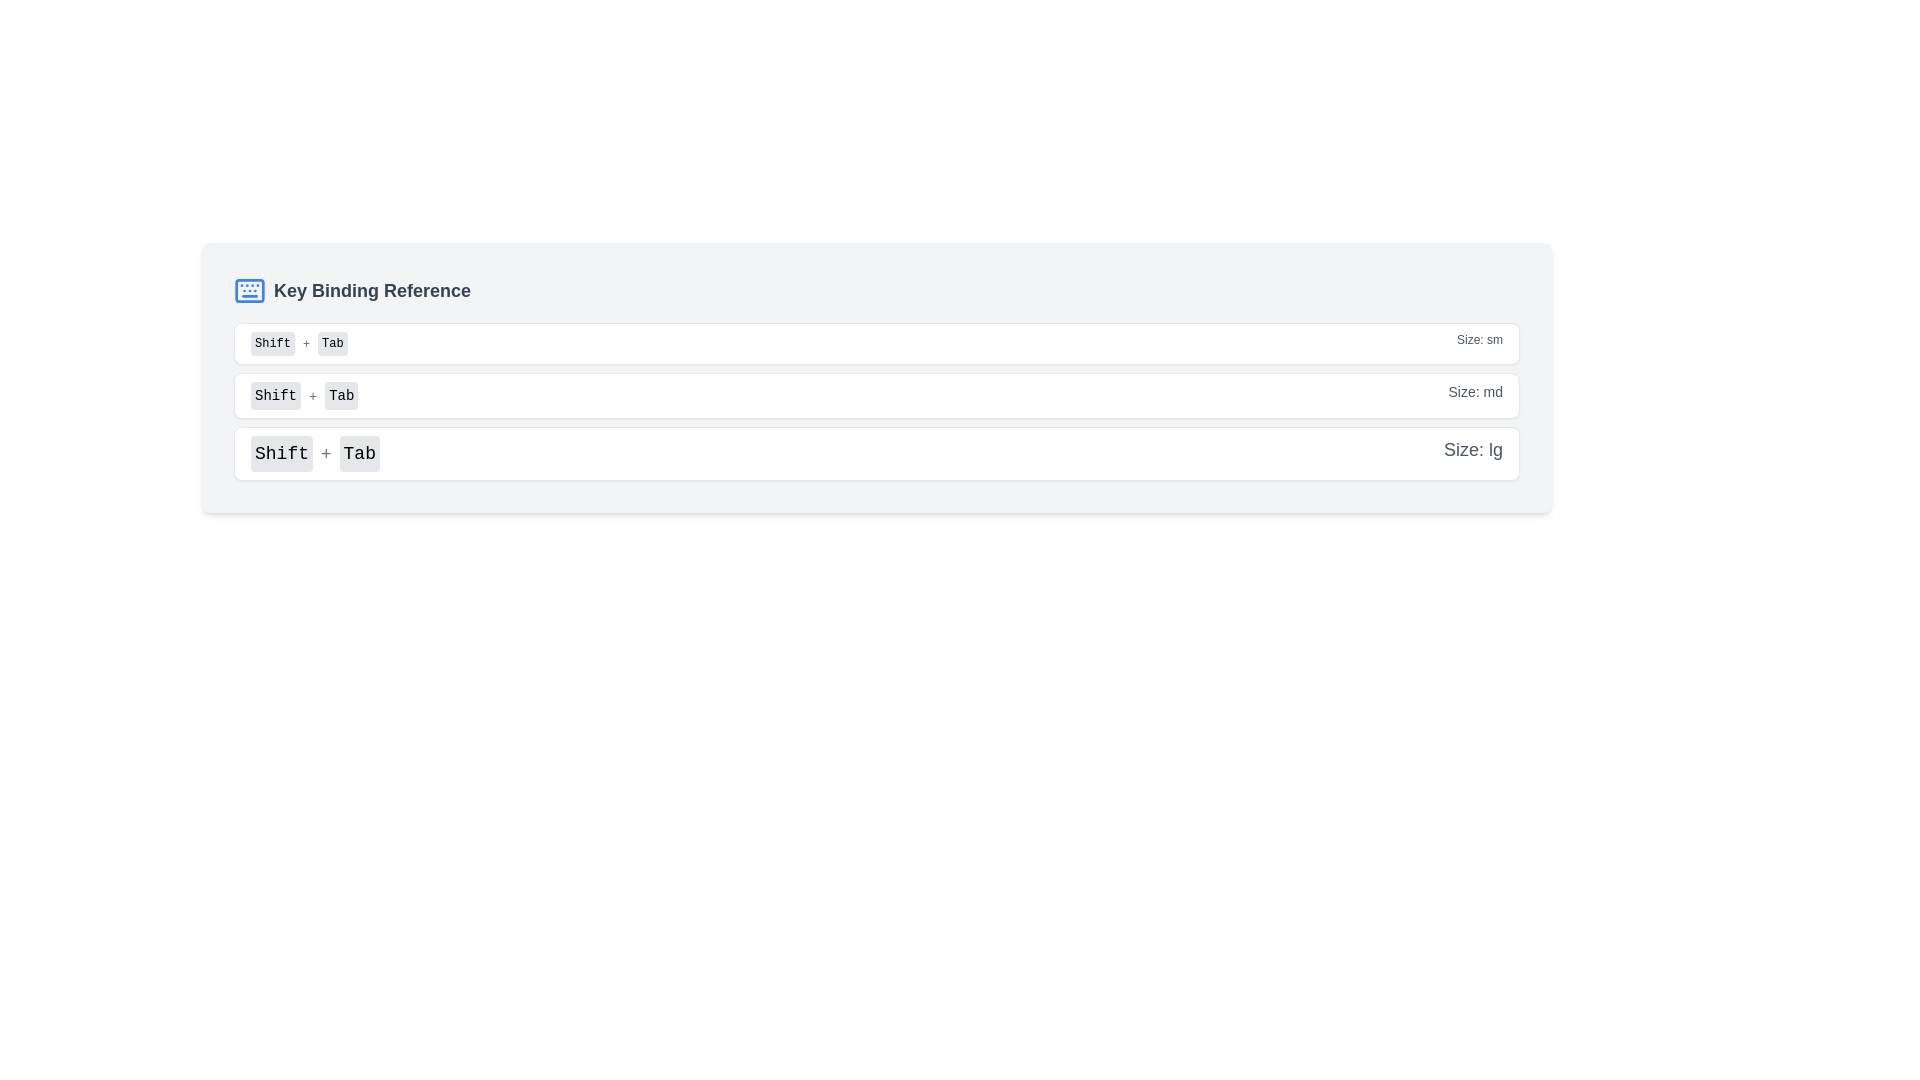 The height and width of the screenshot is (1080, 1920). What do you see at coordinates (314, 454) in the screenshot?
I see `the text label indicating the keyboard shortcut 'Shift + Tab' located in the third row under the 'Key Binding Reference' heading` at bounding box center [314, 454].